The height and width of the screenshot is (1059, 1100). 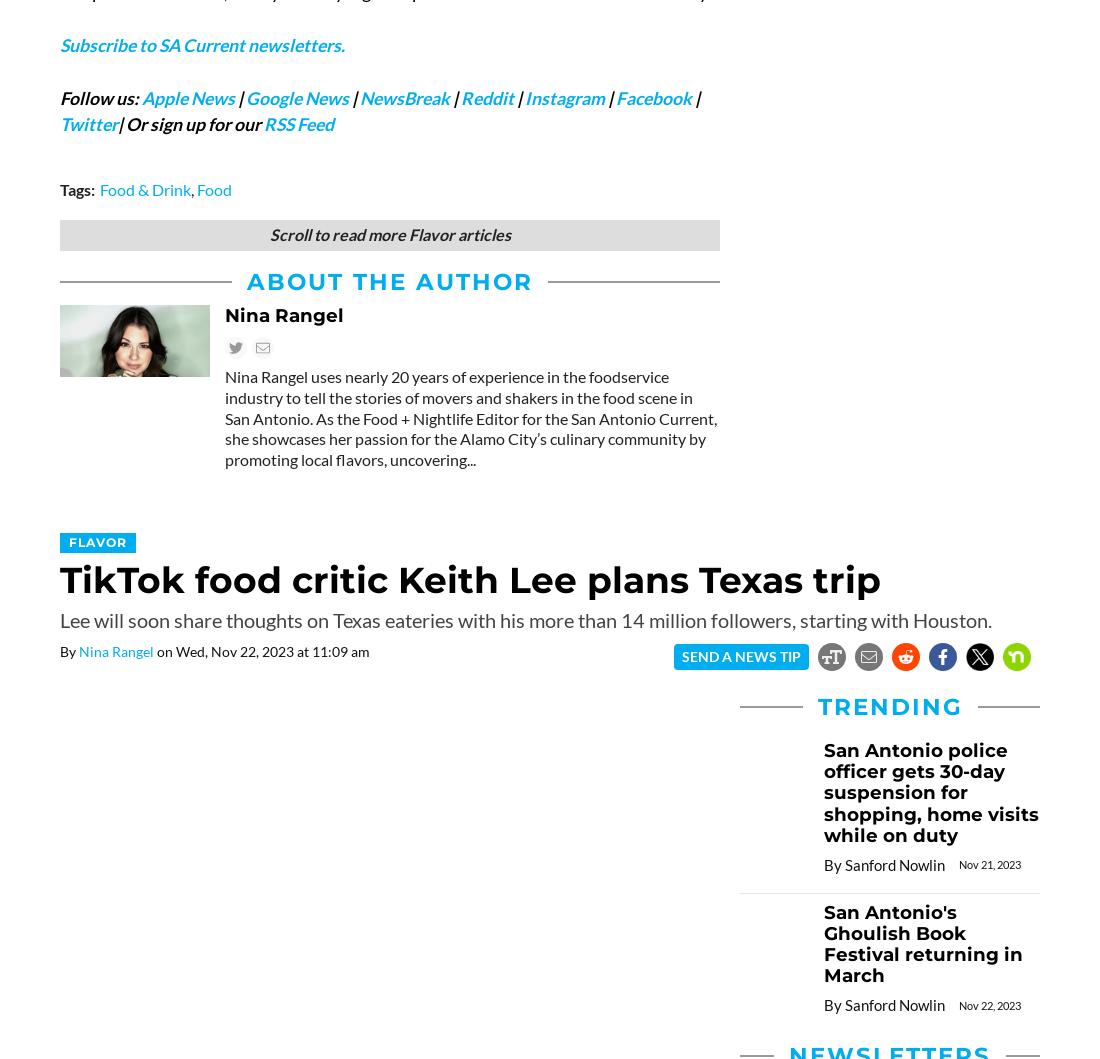 I want to click on 'NewsBreak', so click(x=405, y=97).